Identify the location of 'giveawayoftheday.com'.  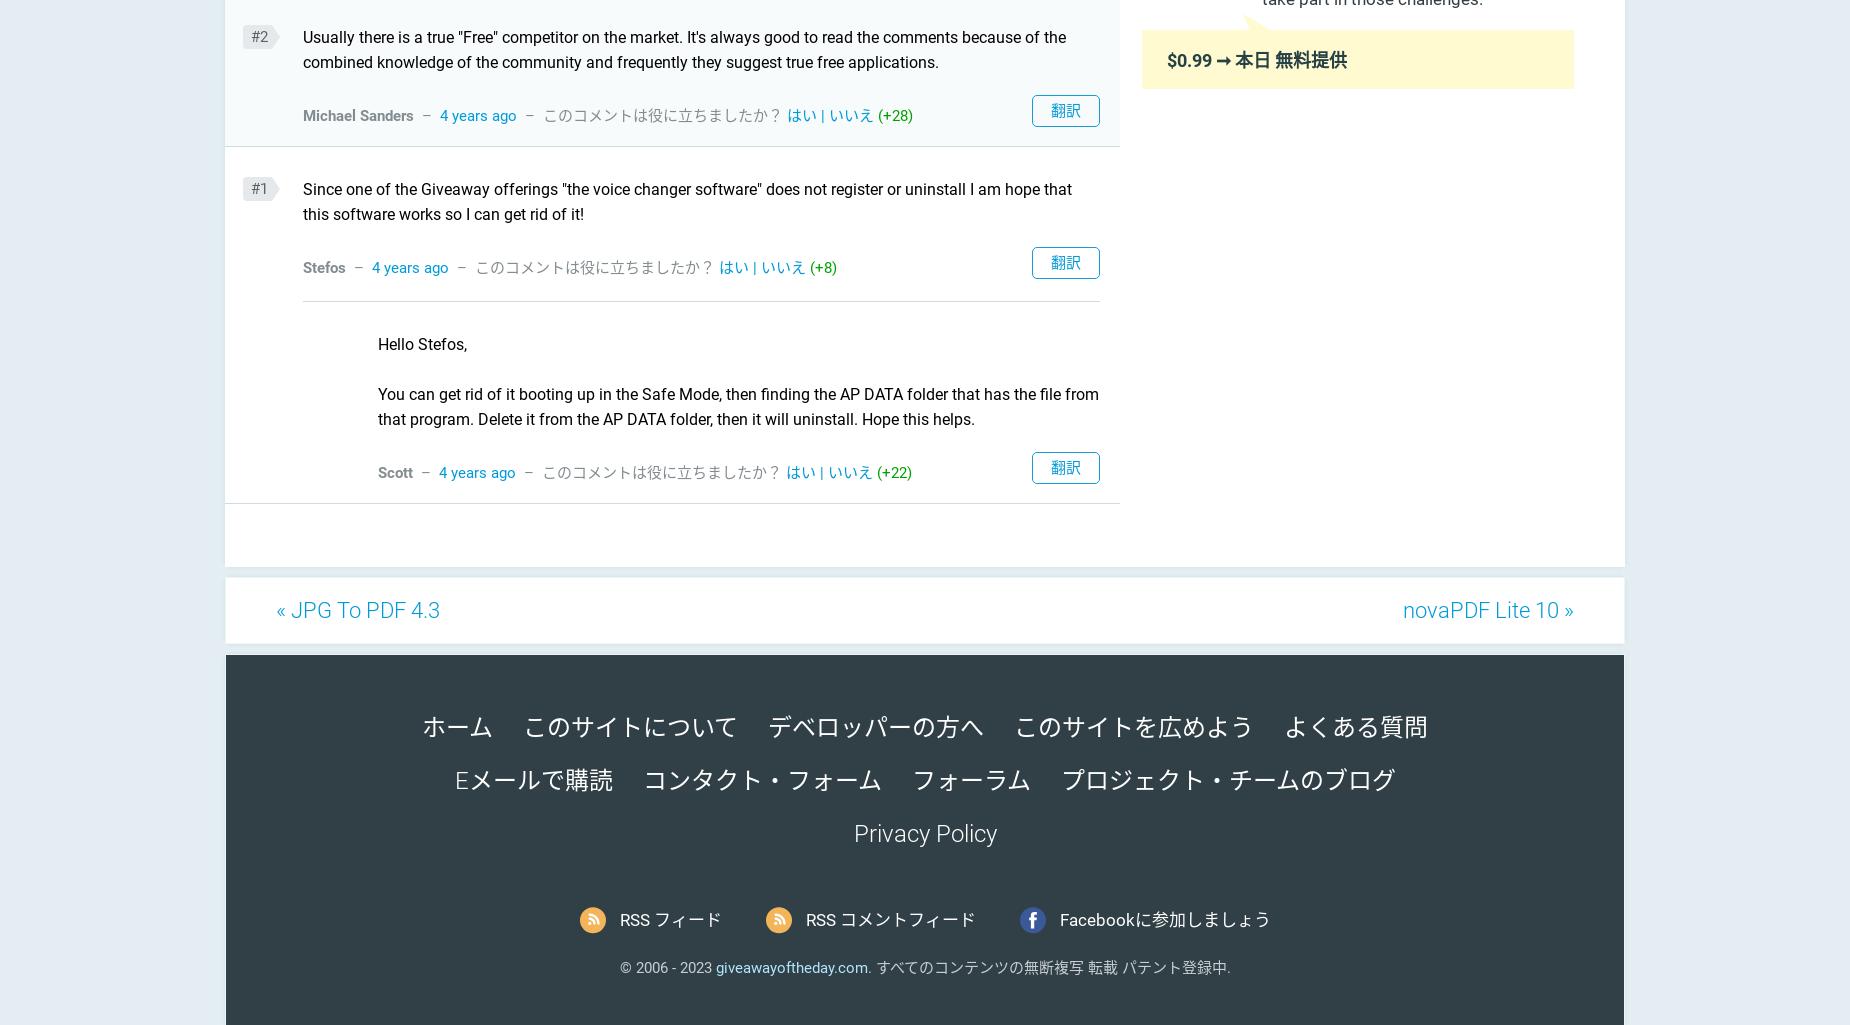
(791, 966).